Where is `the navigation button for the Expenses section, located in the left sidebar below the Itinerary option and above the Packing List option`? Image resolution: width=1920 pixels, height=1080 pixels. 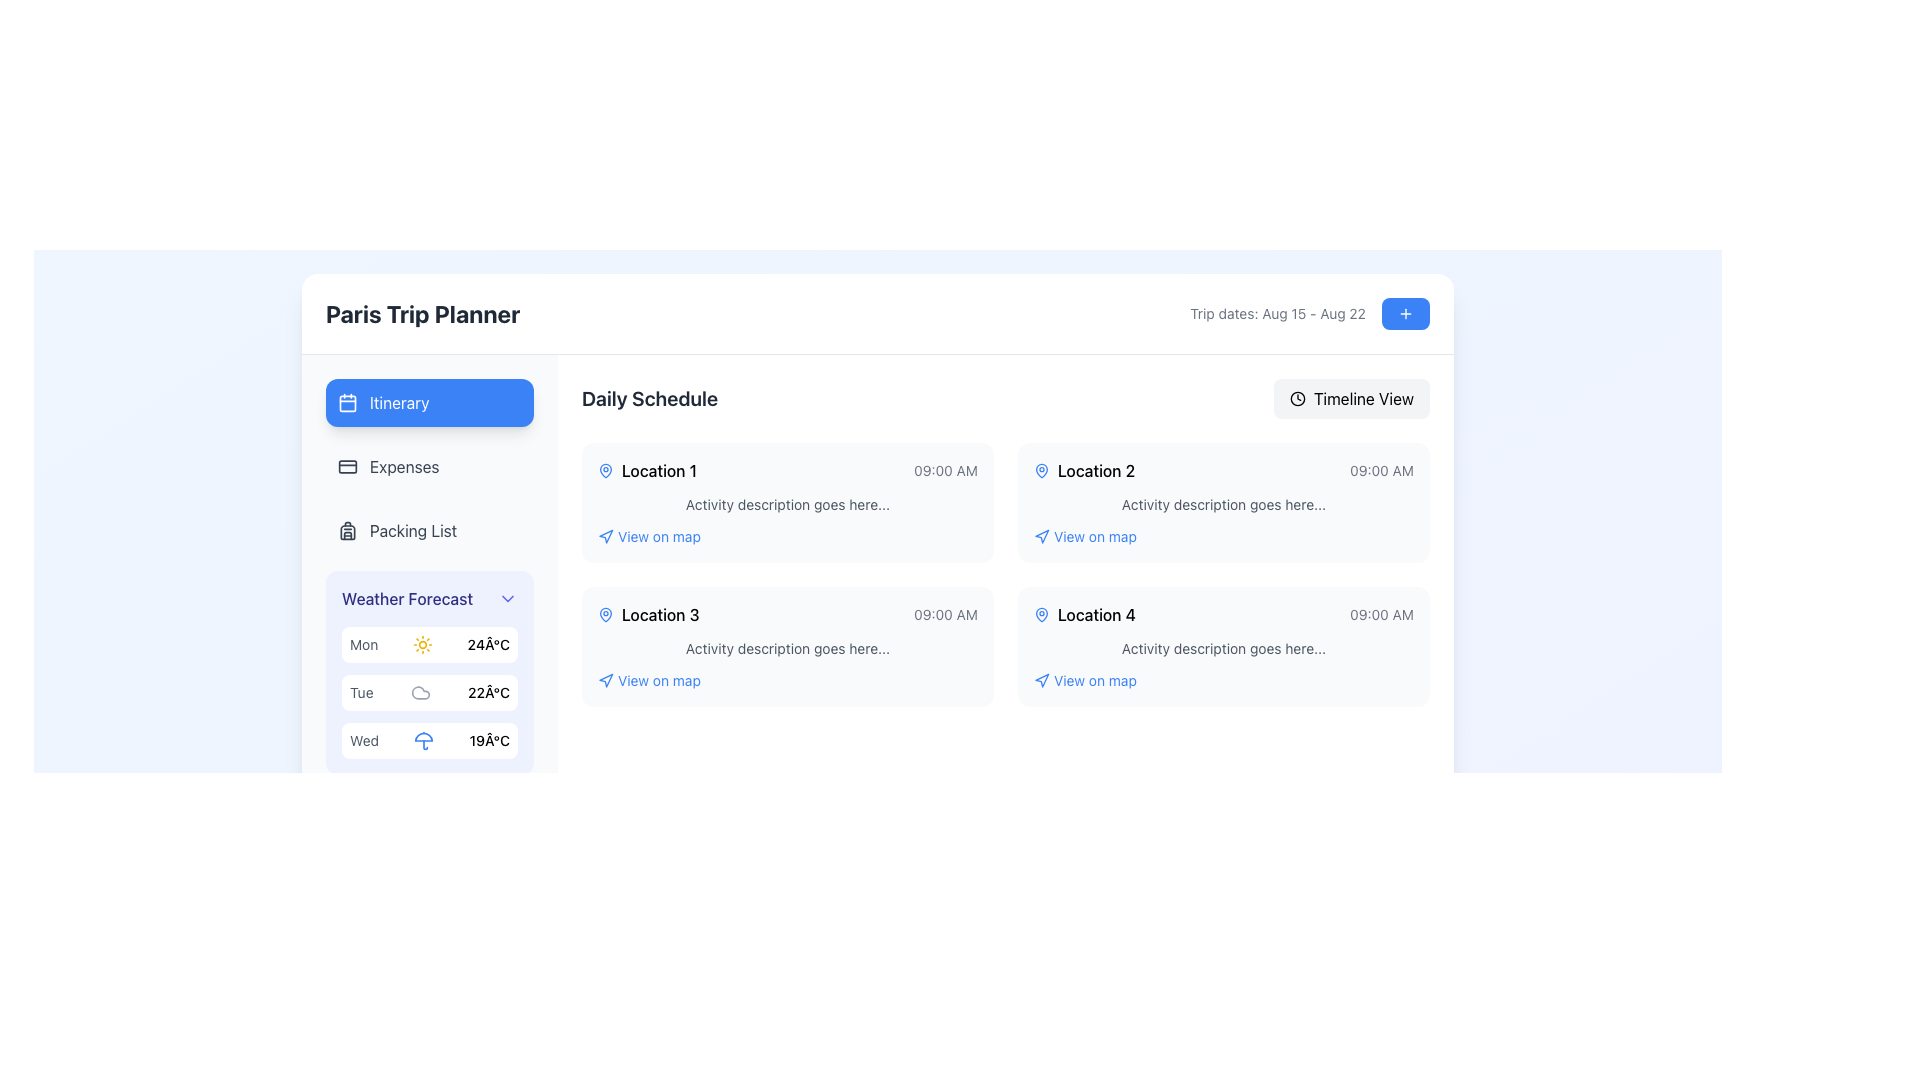
the navigation button for the Expenses section, located in the left sidebar below the Itinerary option and above the Packing List option is located at coordinates (429, 466).